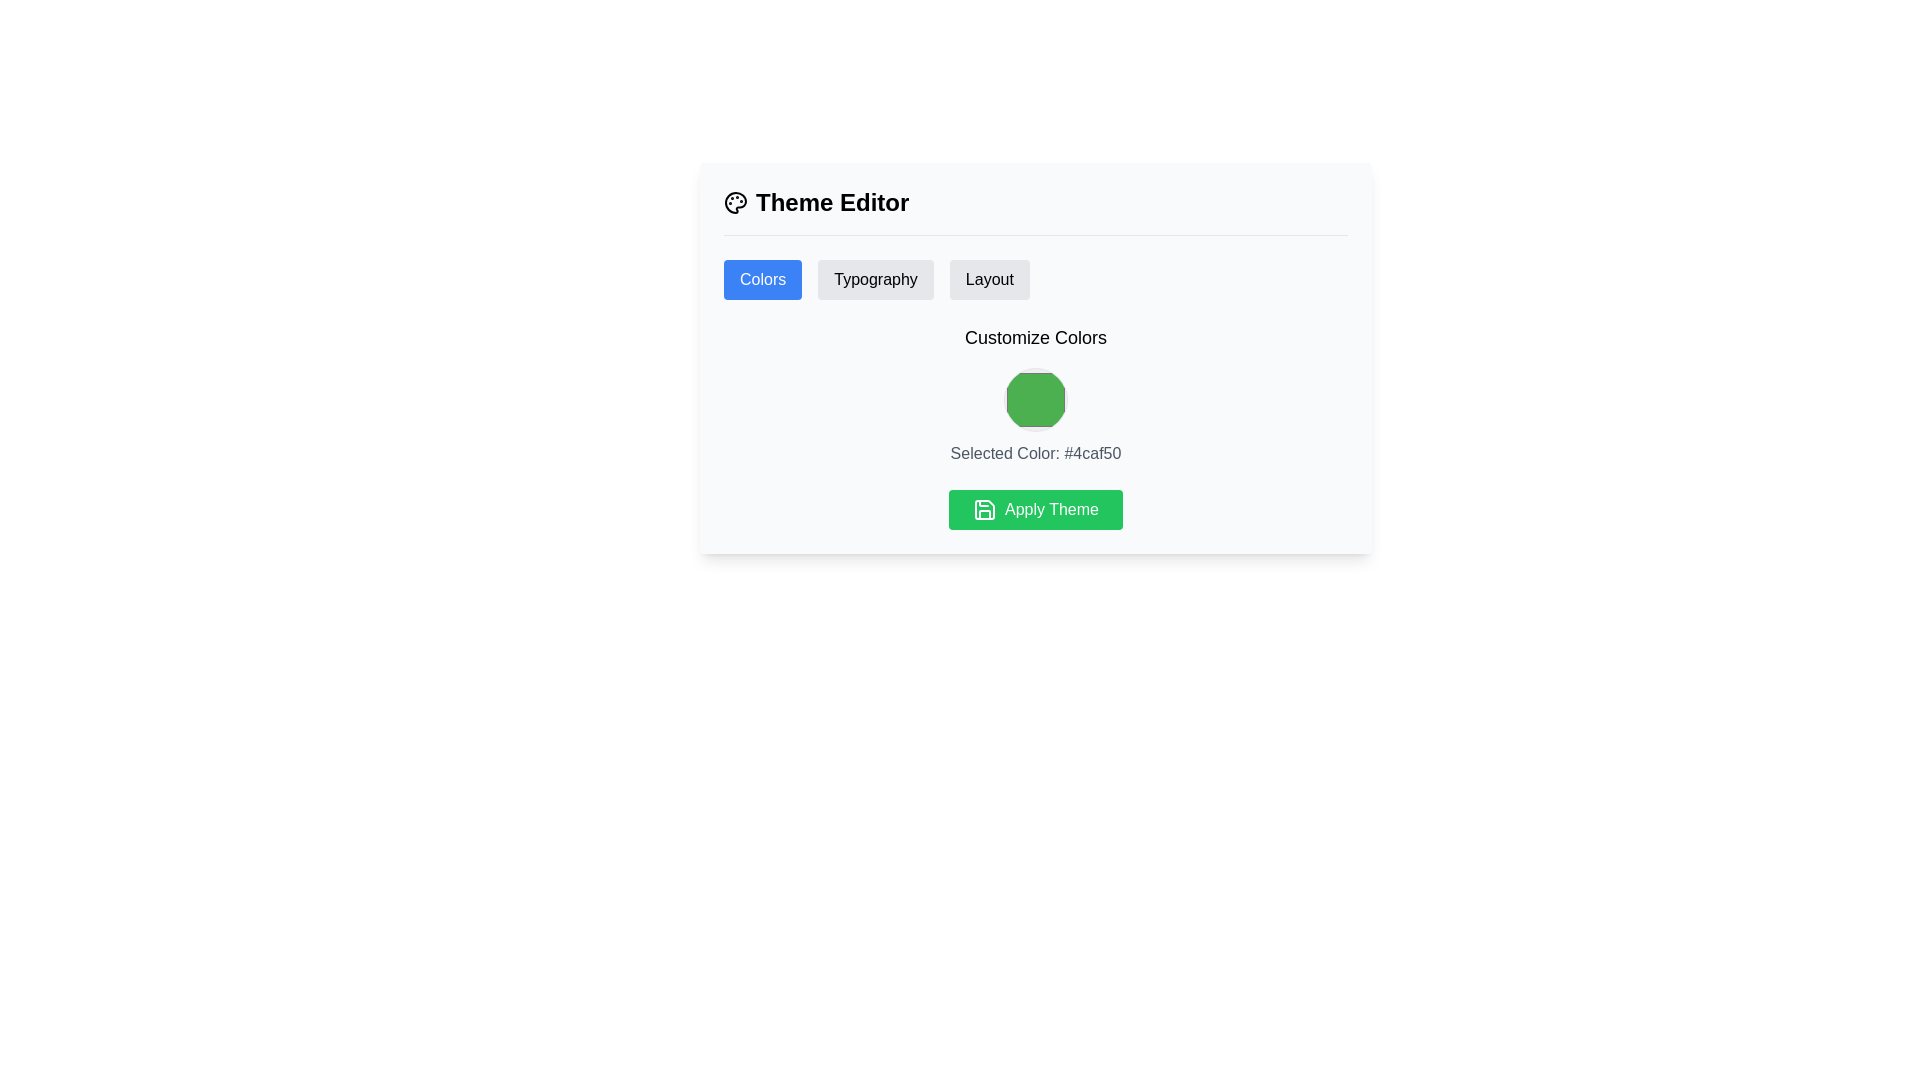  What do you see at coordinates (984, 508) in the screenshot?
I see `the save icon resembling a floppy disk, which is styled with a green background and located to the left of the 'Apply Theme' text within the button` at bounding box center [984, 508].